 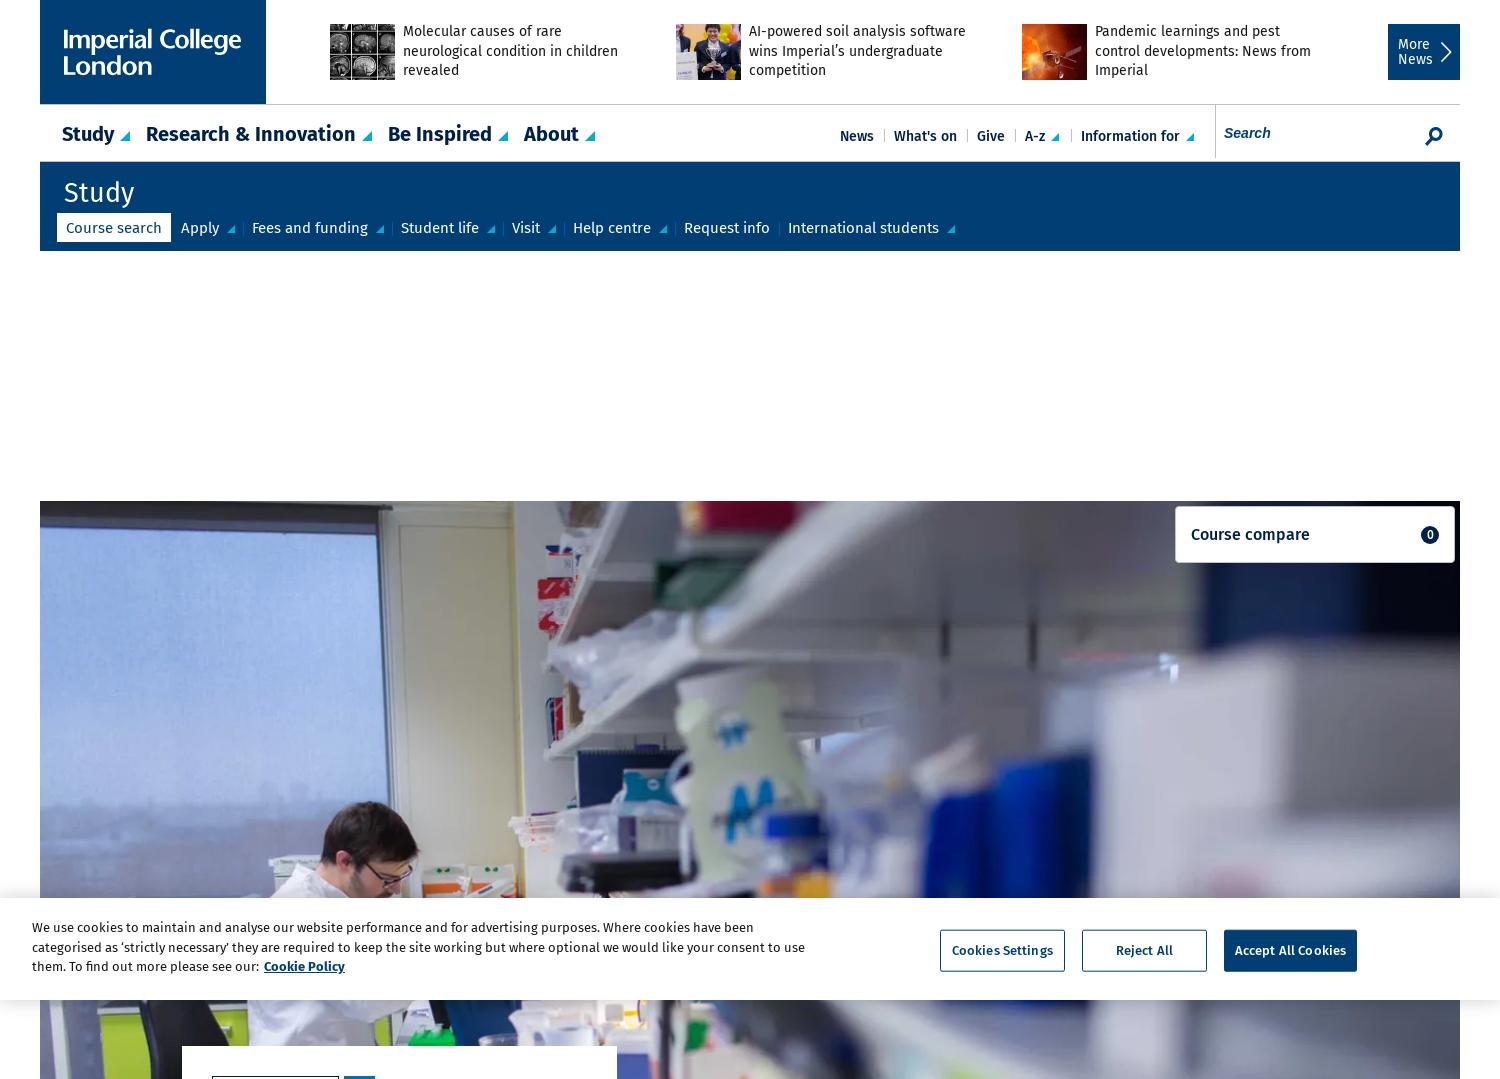 What do you see at coordinates (198, 226) in the screenshot?
I see `'Apply'` at bounding box center [198, 226].